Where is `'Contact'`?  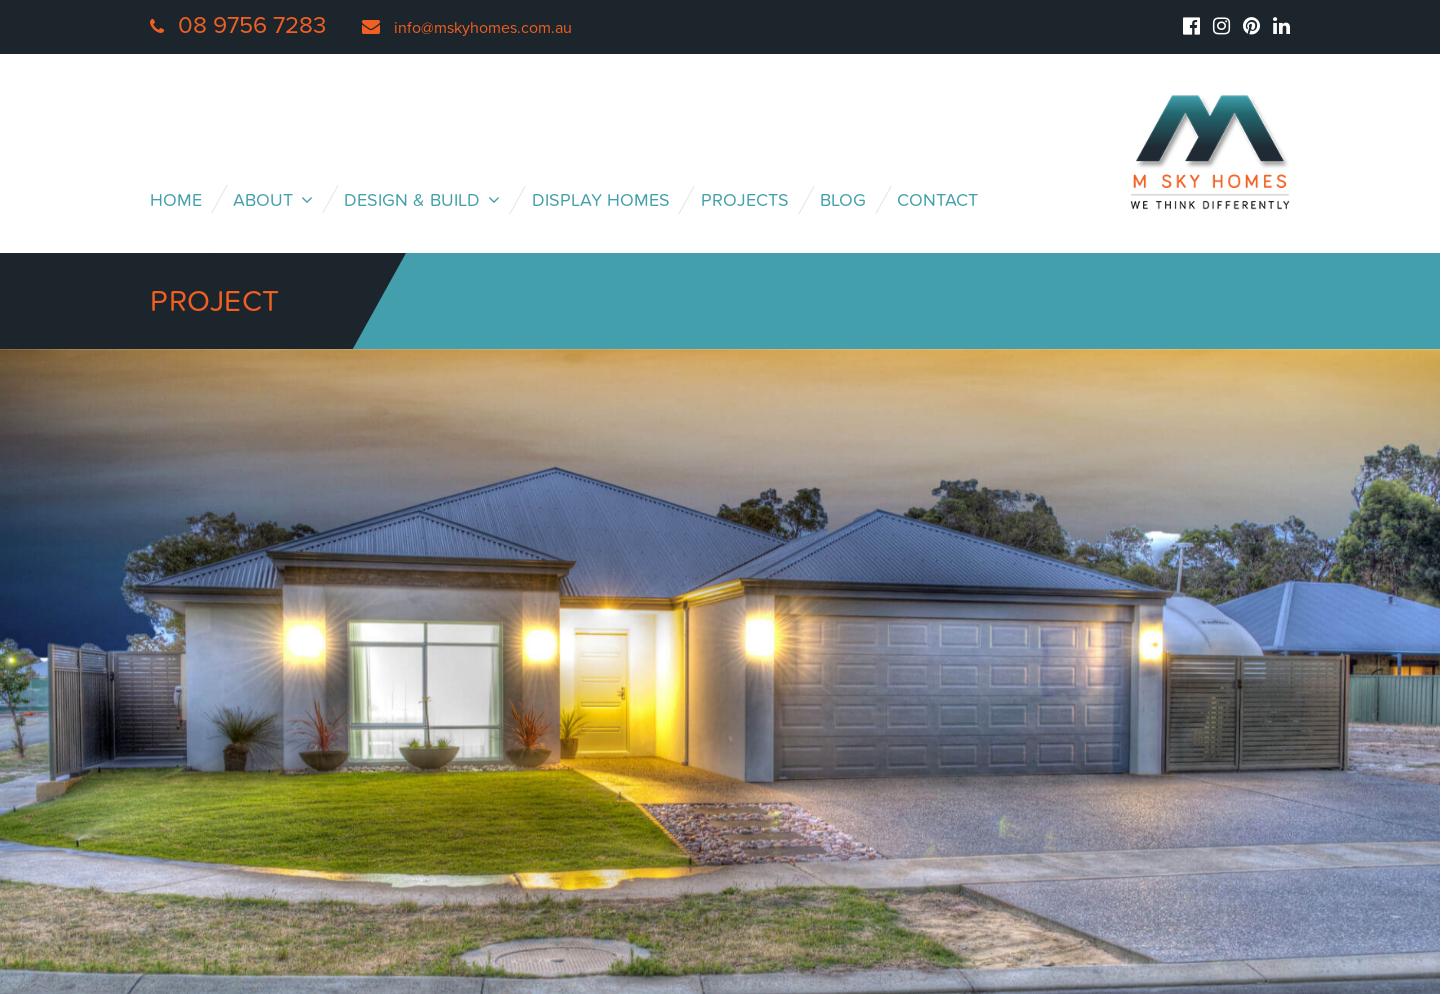 'Contact' is located at coordinates (936, 199).